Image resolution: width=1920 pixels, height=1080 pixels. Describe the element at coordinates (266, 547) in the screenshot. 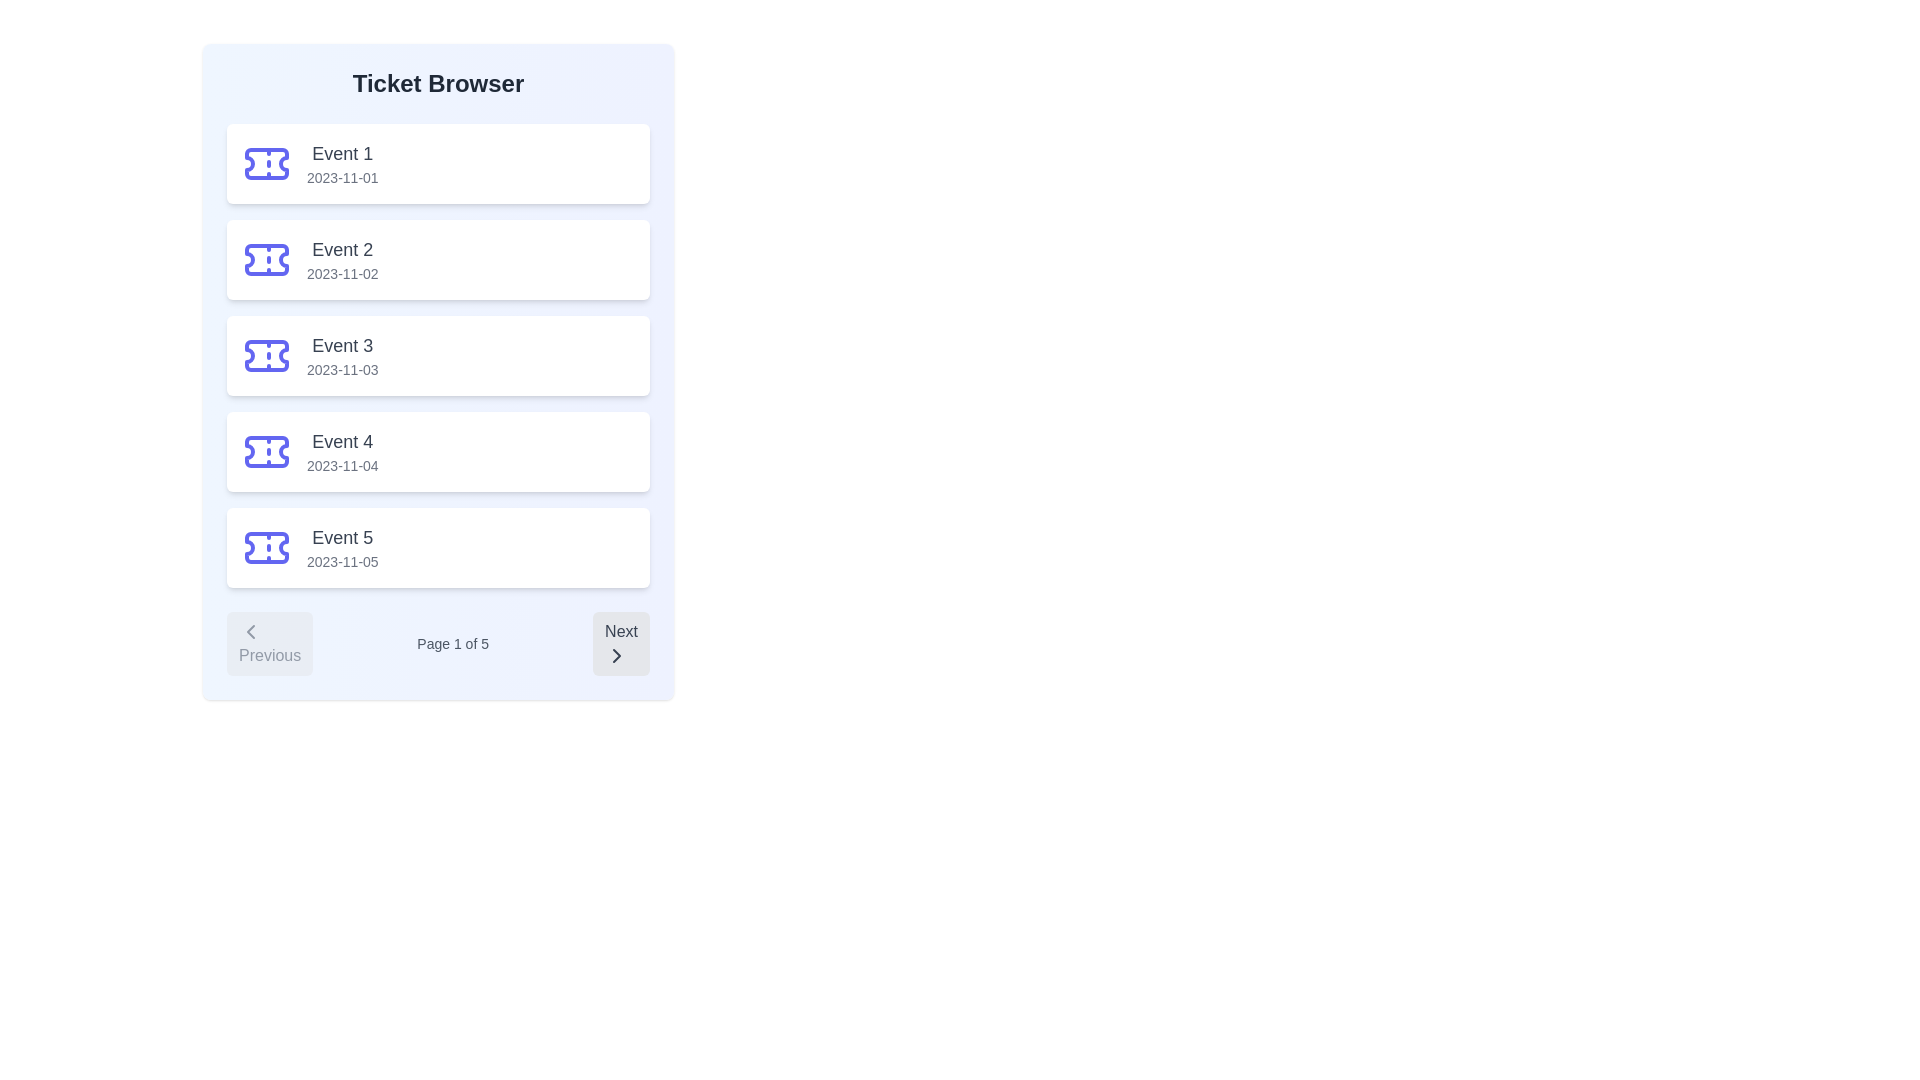

I see `the ticket icon in the fifth event block, which is indigo-colored and features rounded edges, positioned to the left of the text 'Event 5' and '2023-11-05'` at that location.